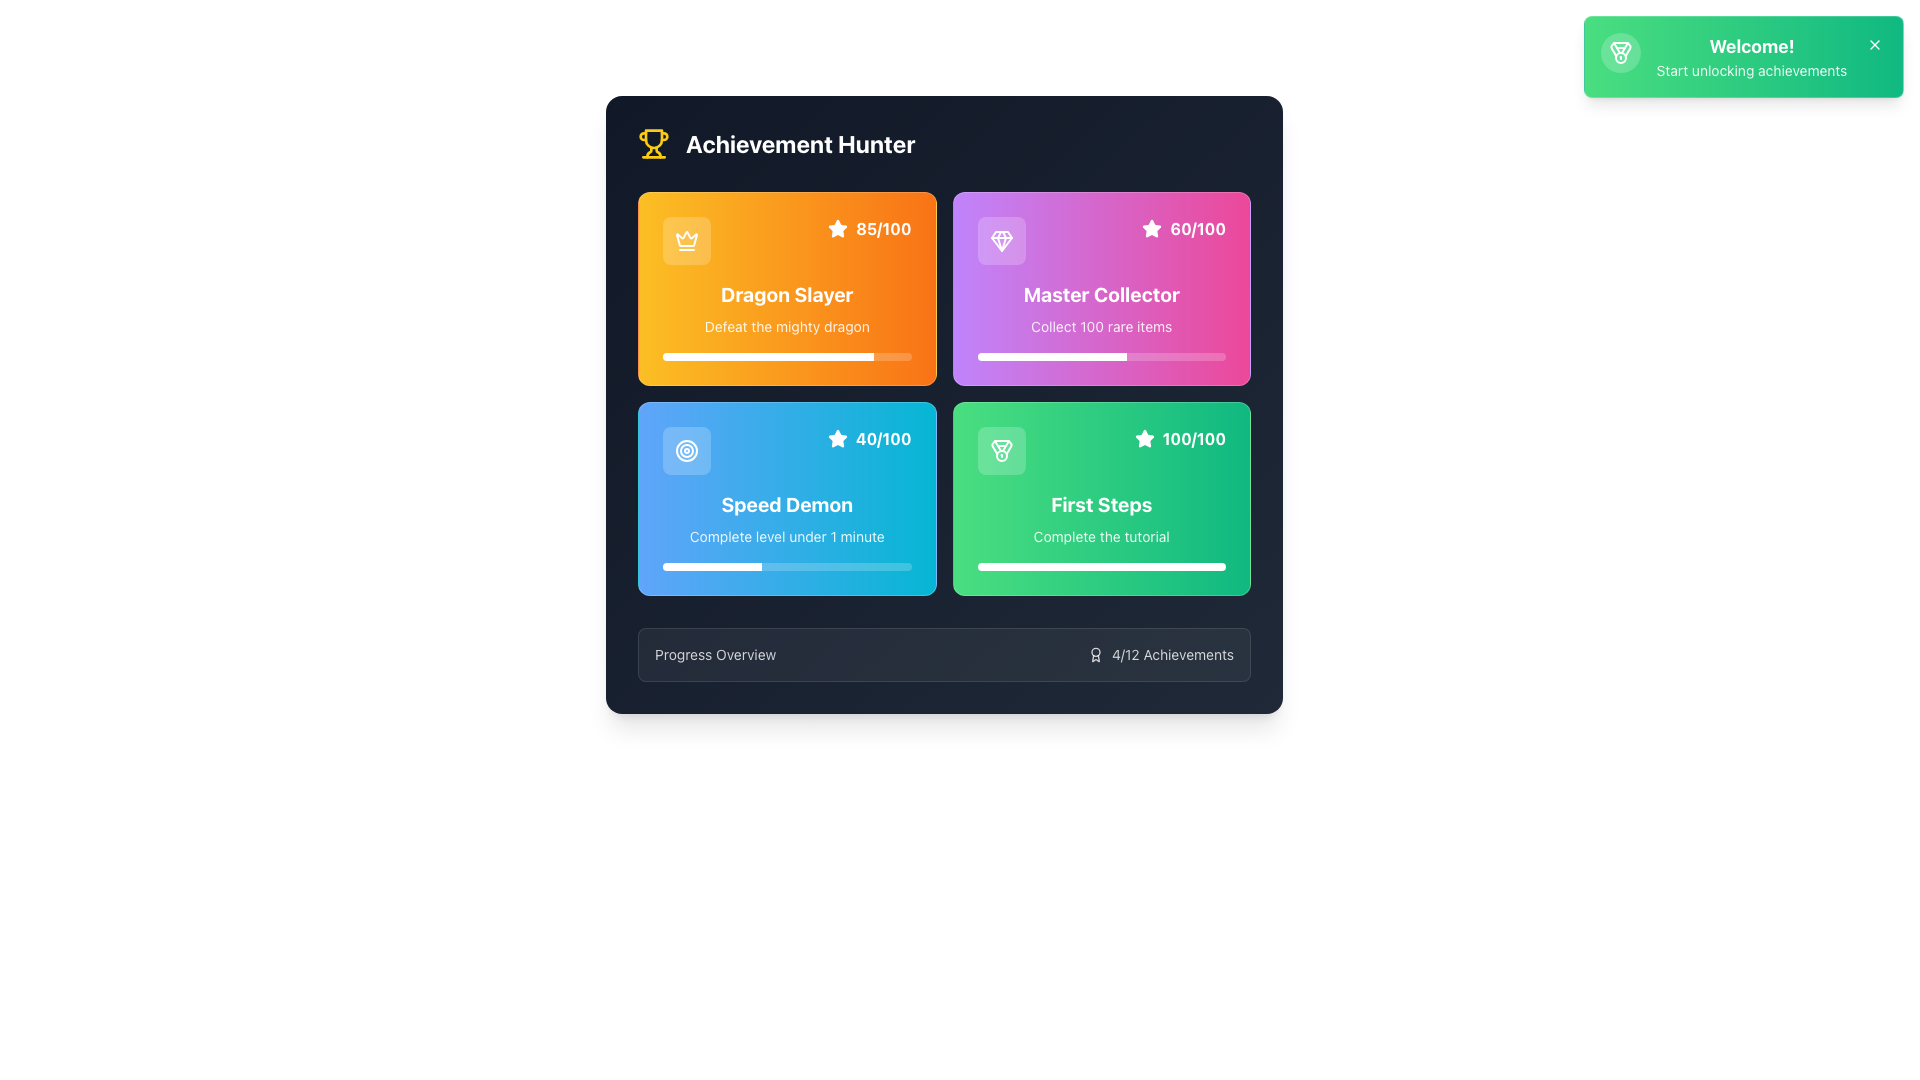 Image resolution: width=1920 pixels, height=1080 pixels. What do you see at coordinates (712, 567) in the screenshot?
I see `the solid white segment of the progress bar located within the light blue progress bar inside the 'Speed Demon' card, positioned at the bottom-left of the grid layout` at bounding box center [712, 567].